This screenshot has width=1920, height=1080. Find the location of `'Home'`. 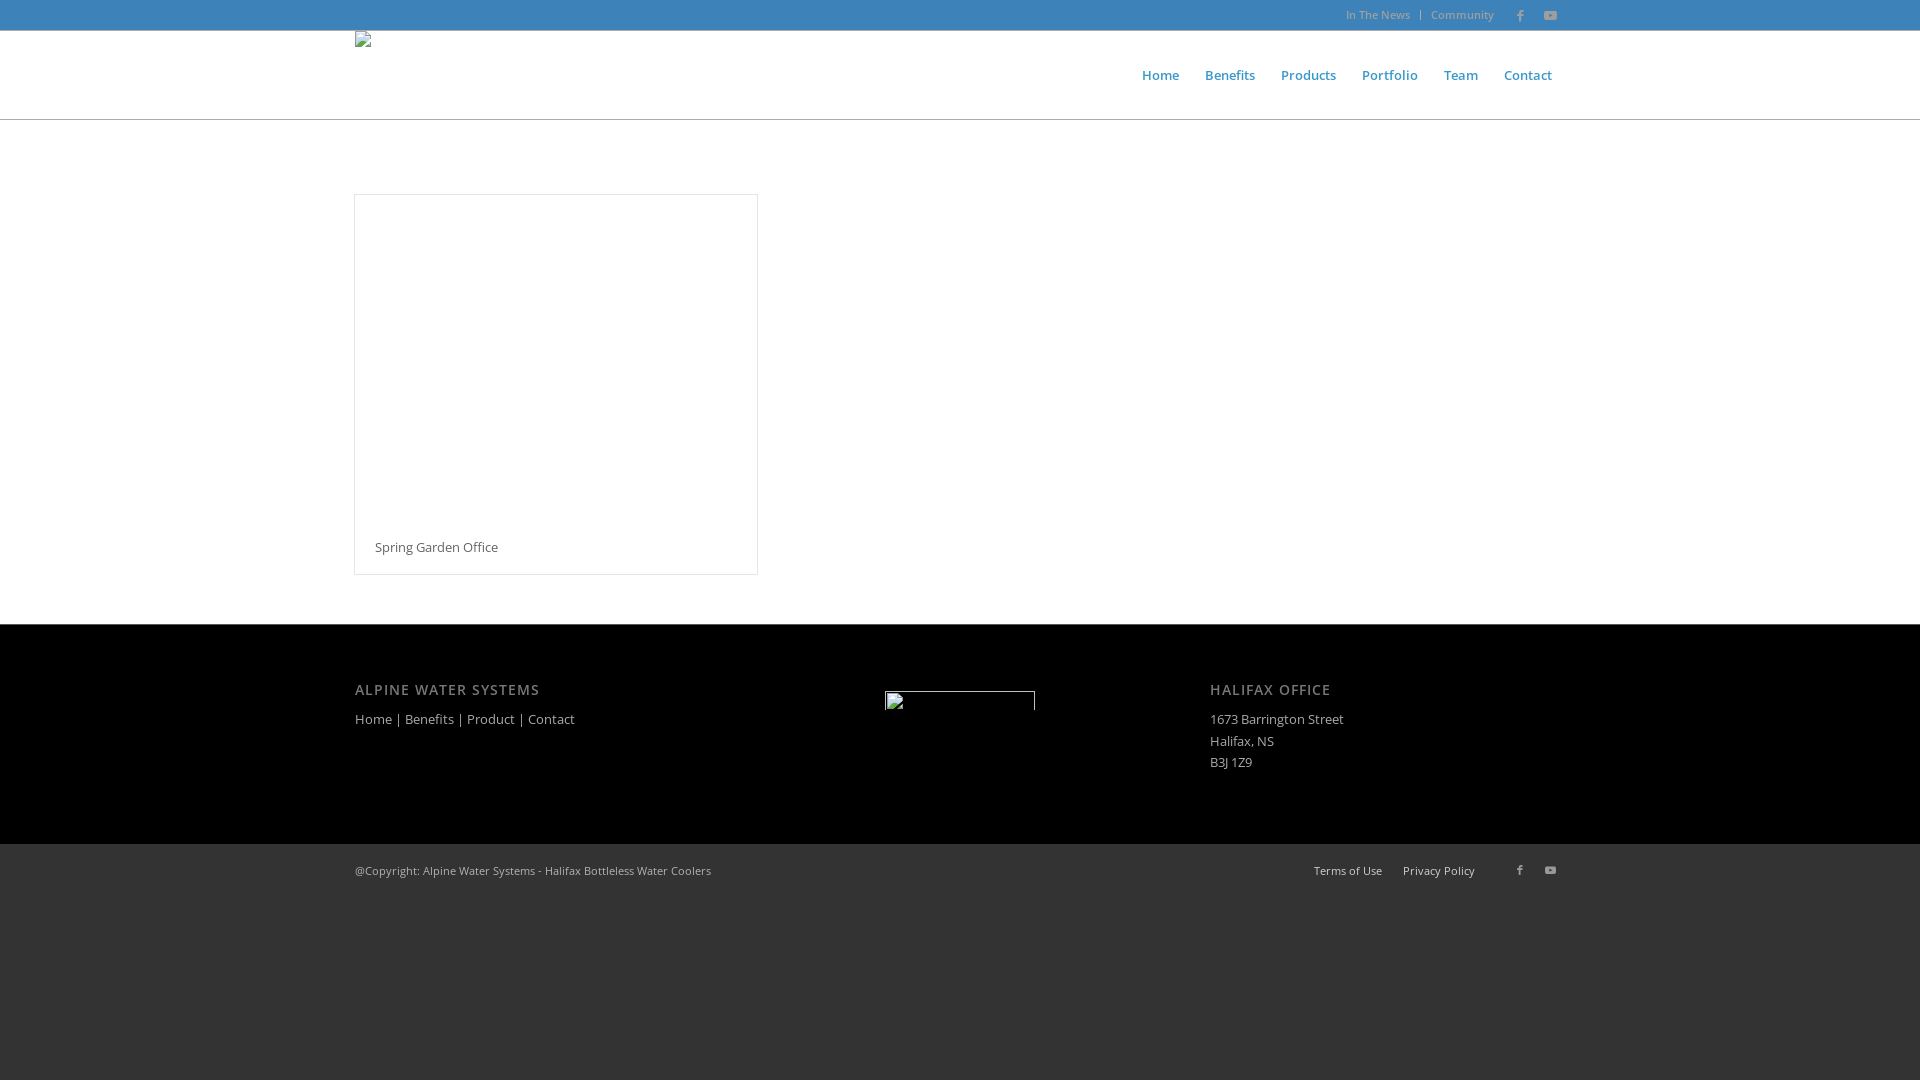

'Home' is located at coordinates (373, 717).